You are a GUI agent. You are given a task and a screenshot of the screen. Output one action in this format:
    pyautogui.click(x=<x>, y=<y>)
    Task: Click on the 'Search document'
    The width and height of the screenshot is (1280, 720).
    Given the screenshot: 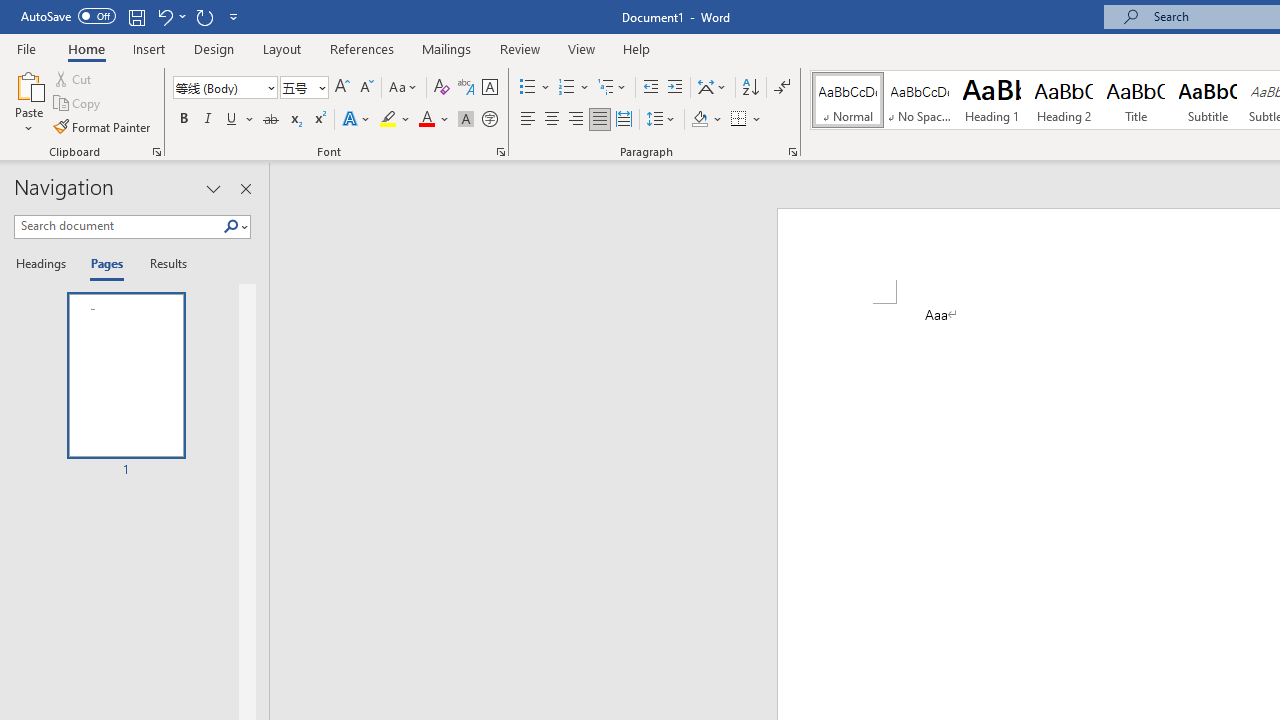 What is the action you would take?
    pyautogui.click(x=117, y=225)
    